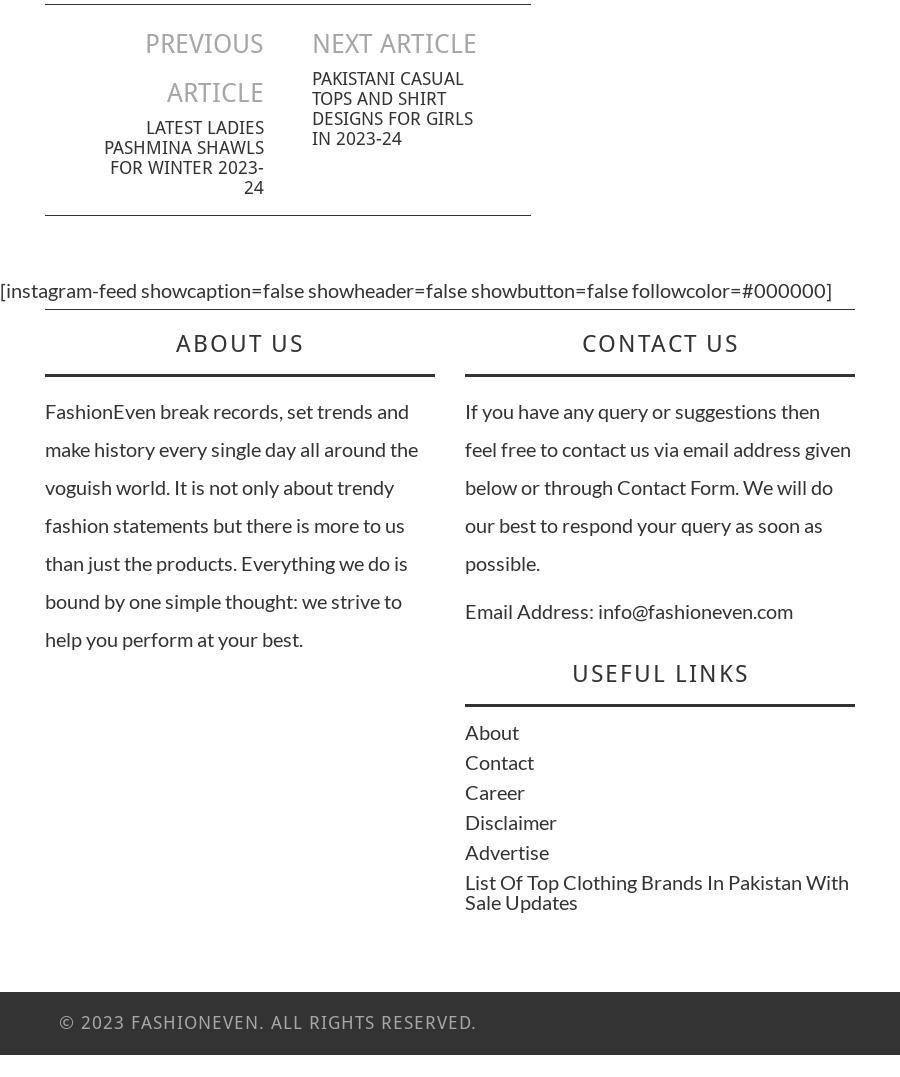 The width and height of the screenshot is (900, 1077). What do you see at coordinates (657, 891) in the screenshot?
I see `'List Of Top Clothing Brands In Pakistan With Sale Updates'` at bounding box center [657, 891].